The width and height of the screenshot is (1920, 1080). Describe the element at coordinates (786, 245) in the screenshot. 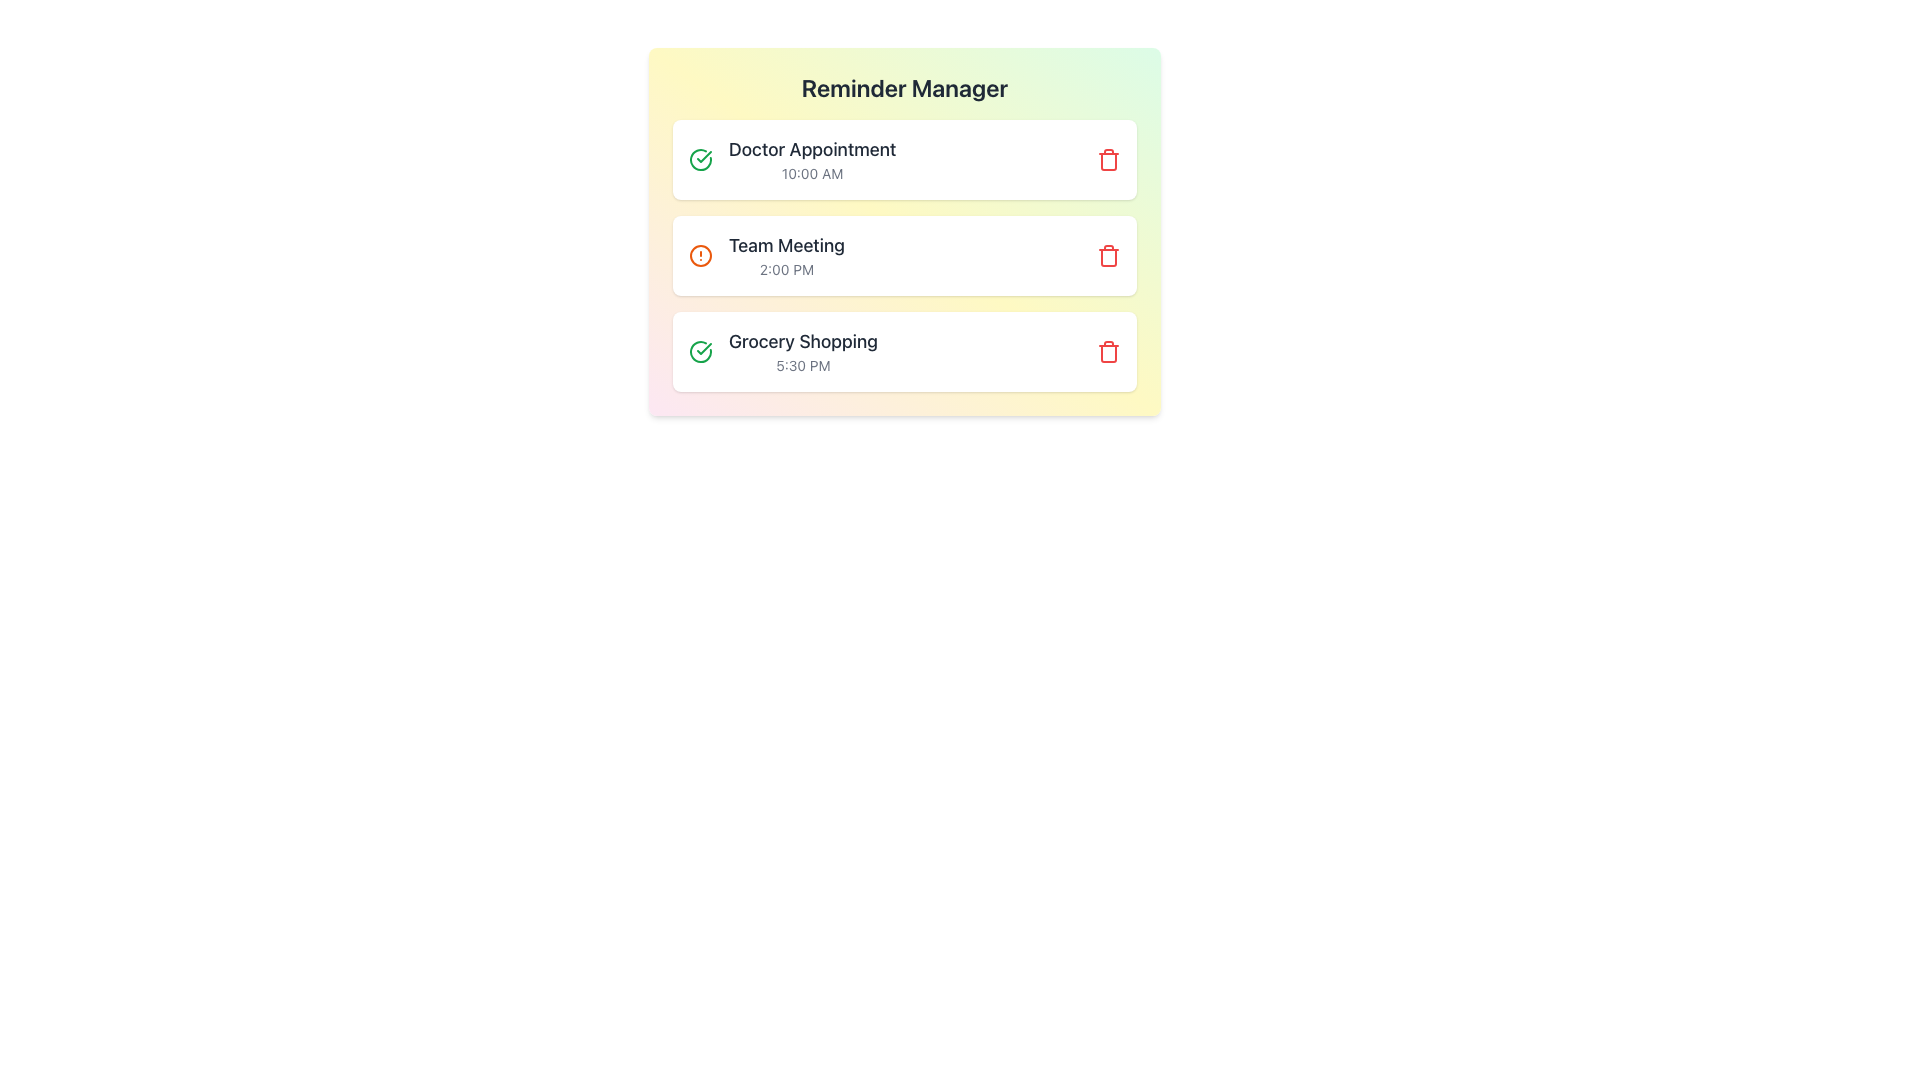

I see `the text label that reads 'Team Meeting,' which is the title of the second reminder in the 'Reminder Manager' section, positioned between 'Doctor Appointment' and 'Grocery Shopping.'` at that location.